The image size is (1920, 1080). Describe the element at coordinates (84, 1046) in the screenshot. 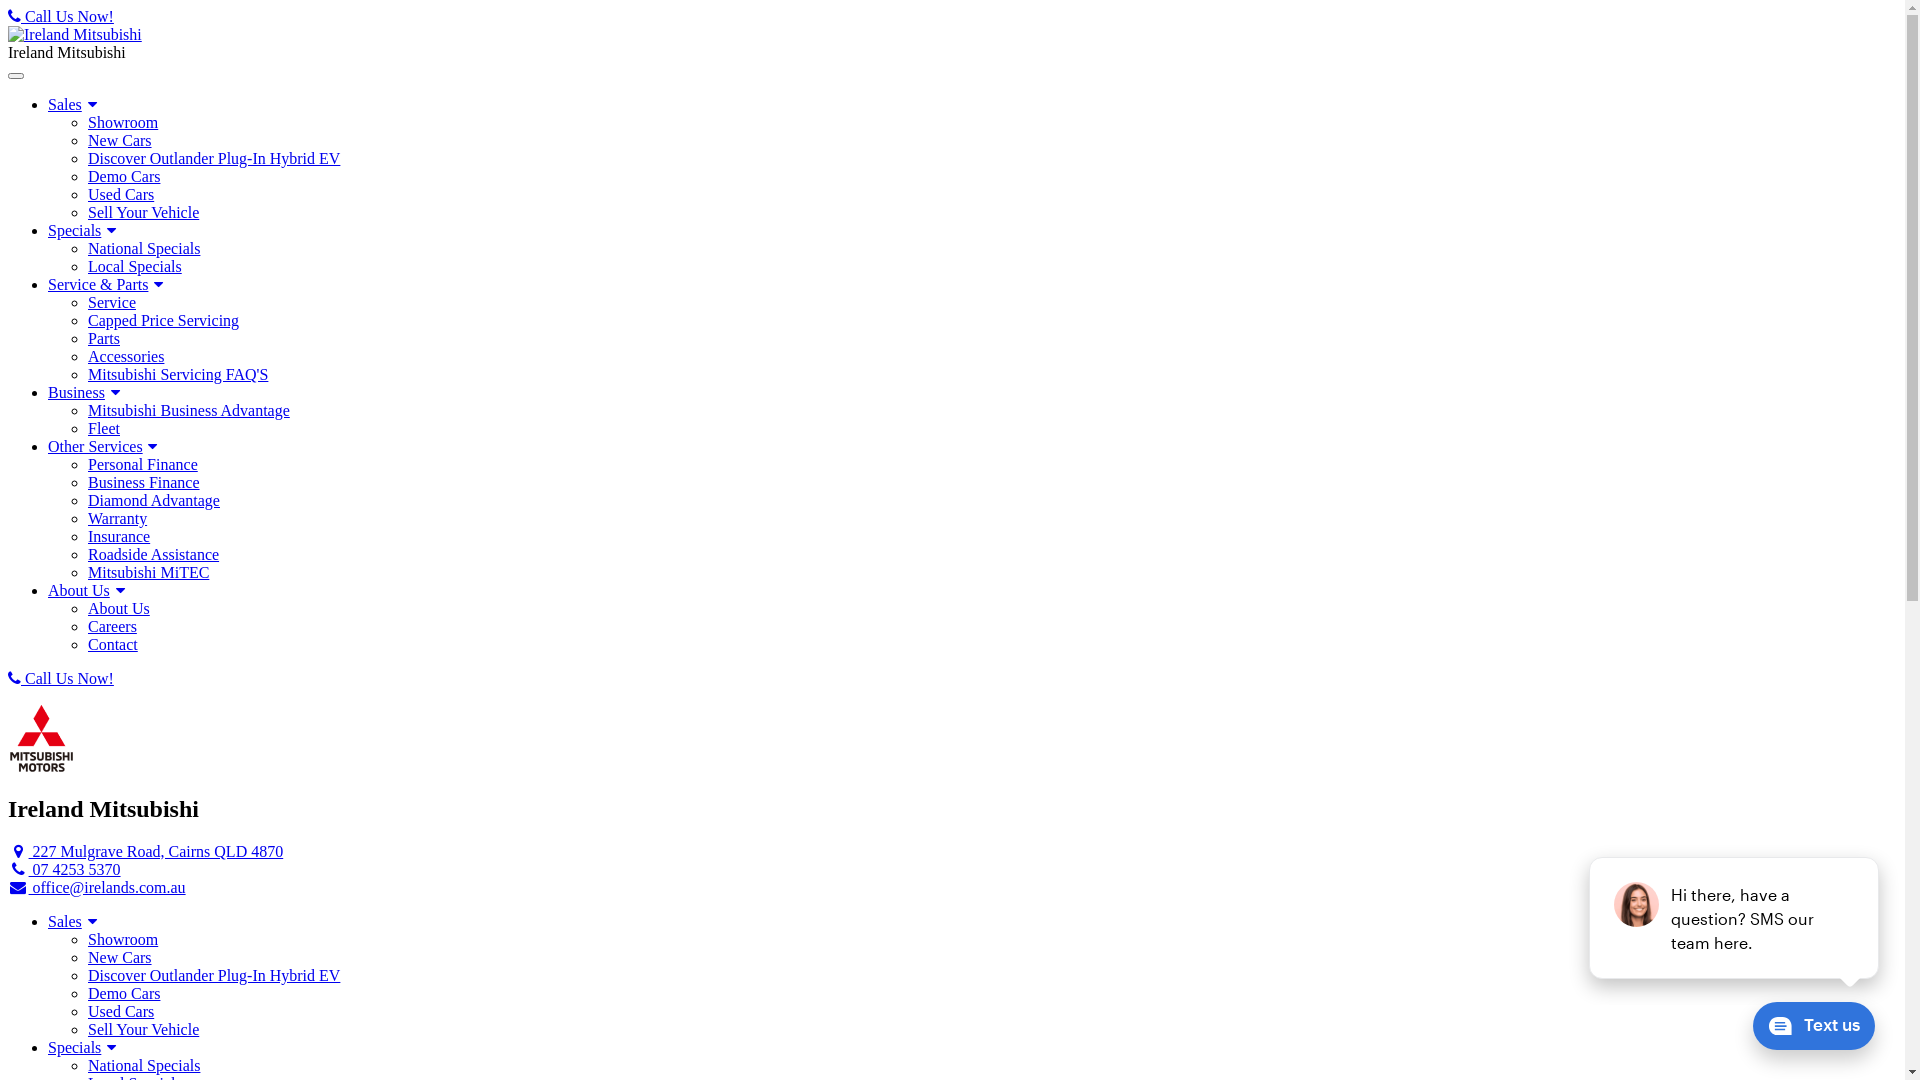

I see `'Specials'` at that location.